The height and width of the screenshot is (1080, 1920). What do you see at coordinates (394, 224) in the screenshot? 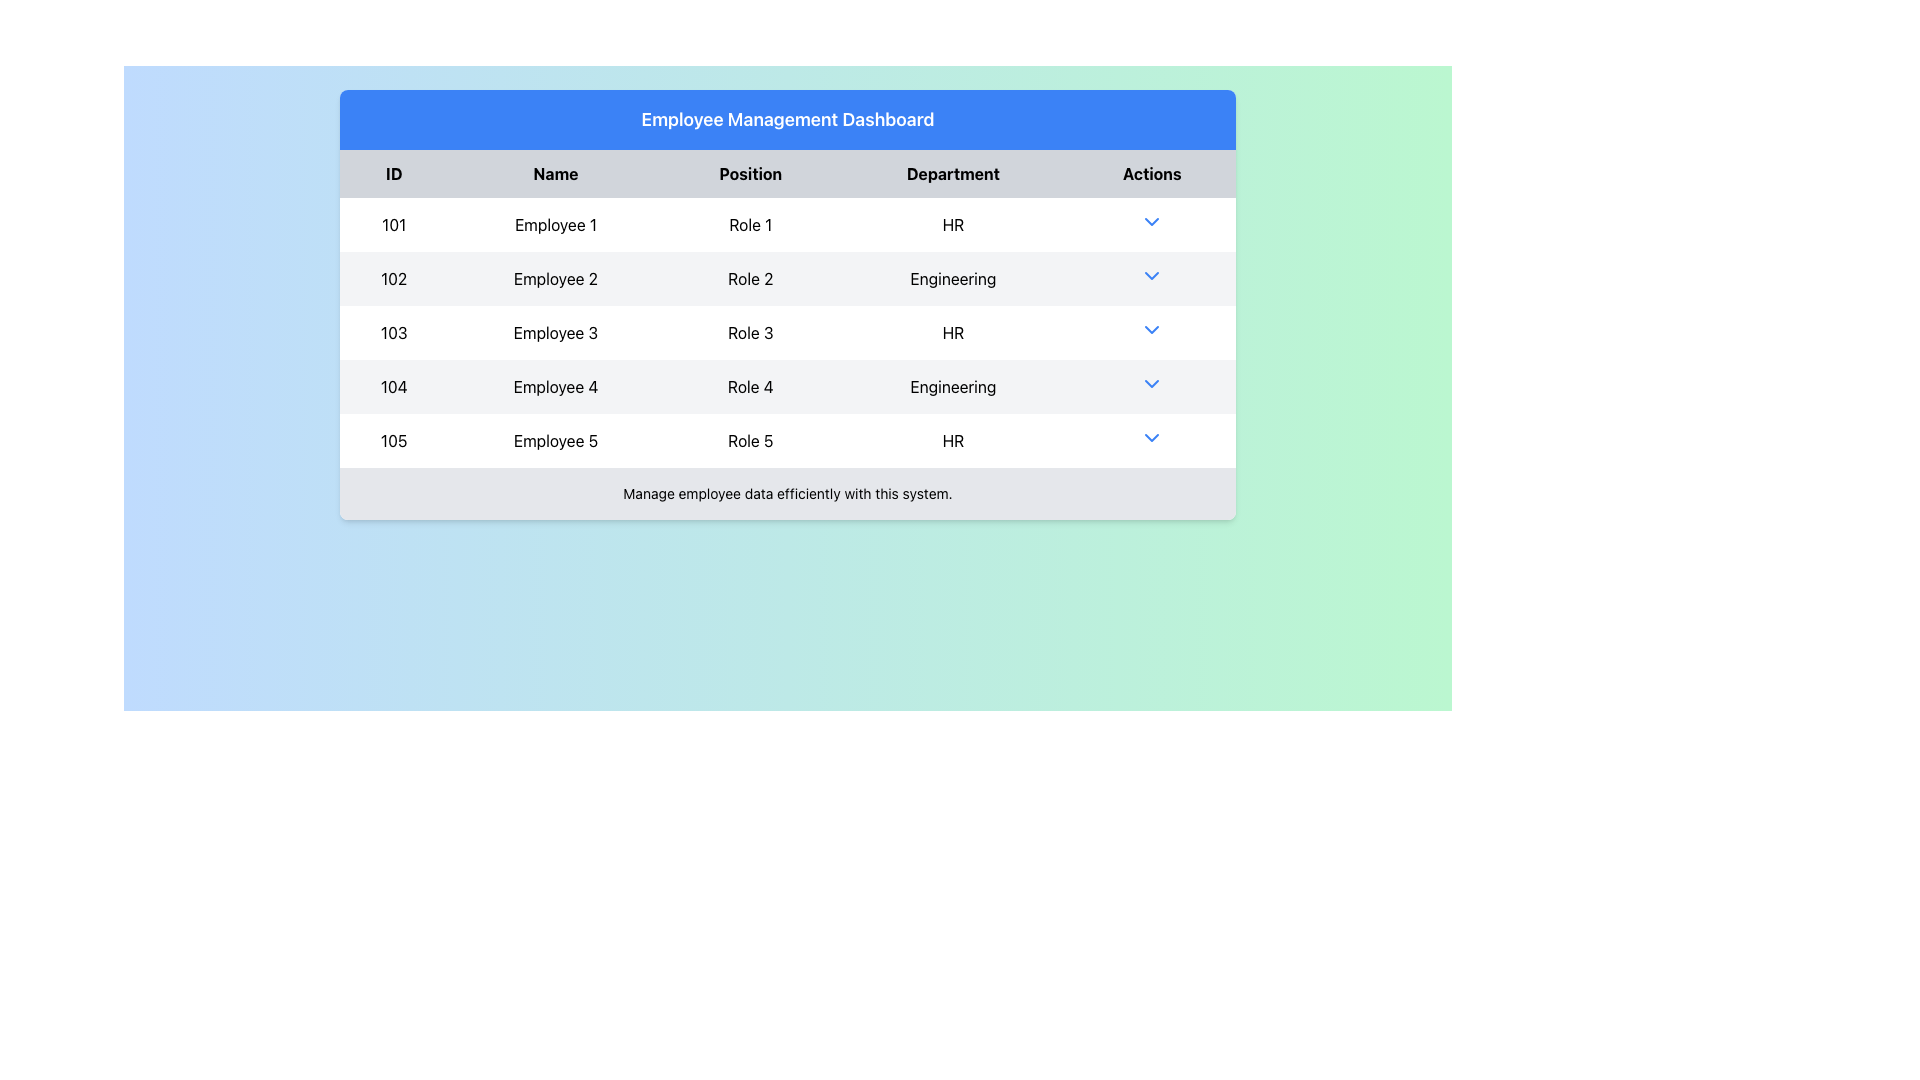
I see `the table cell containing the identifier for the first employee row located in the top-left corner of the table under the 'ID' column in the first row` at bounding box center [394, 224].